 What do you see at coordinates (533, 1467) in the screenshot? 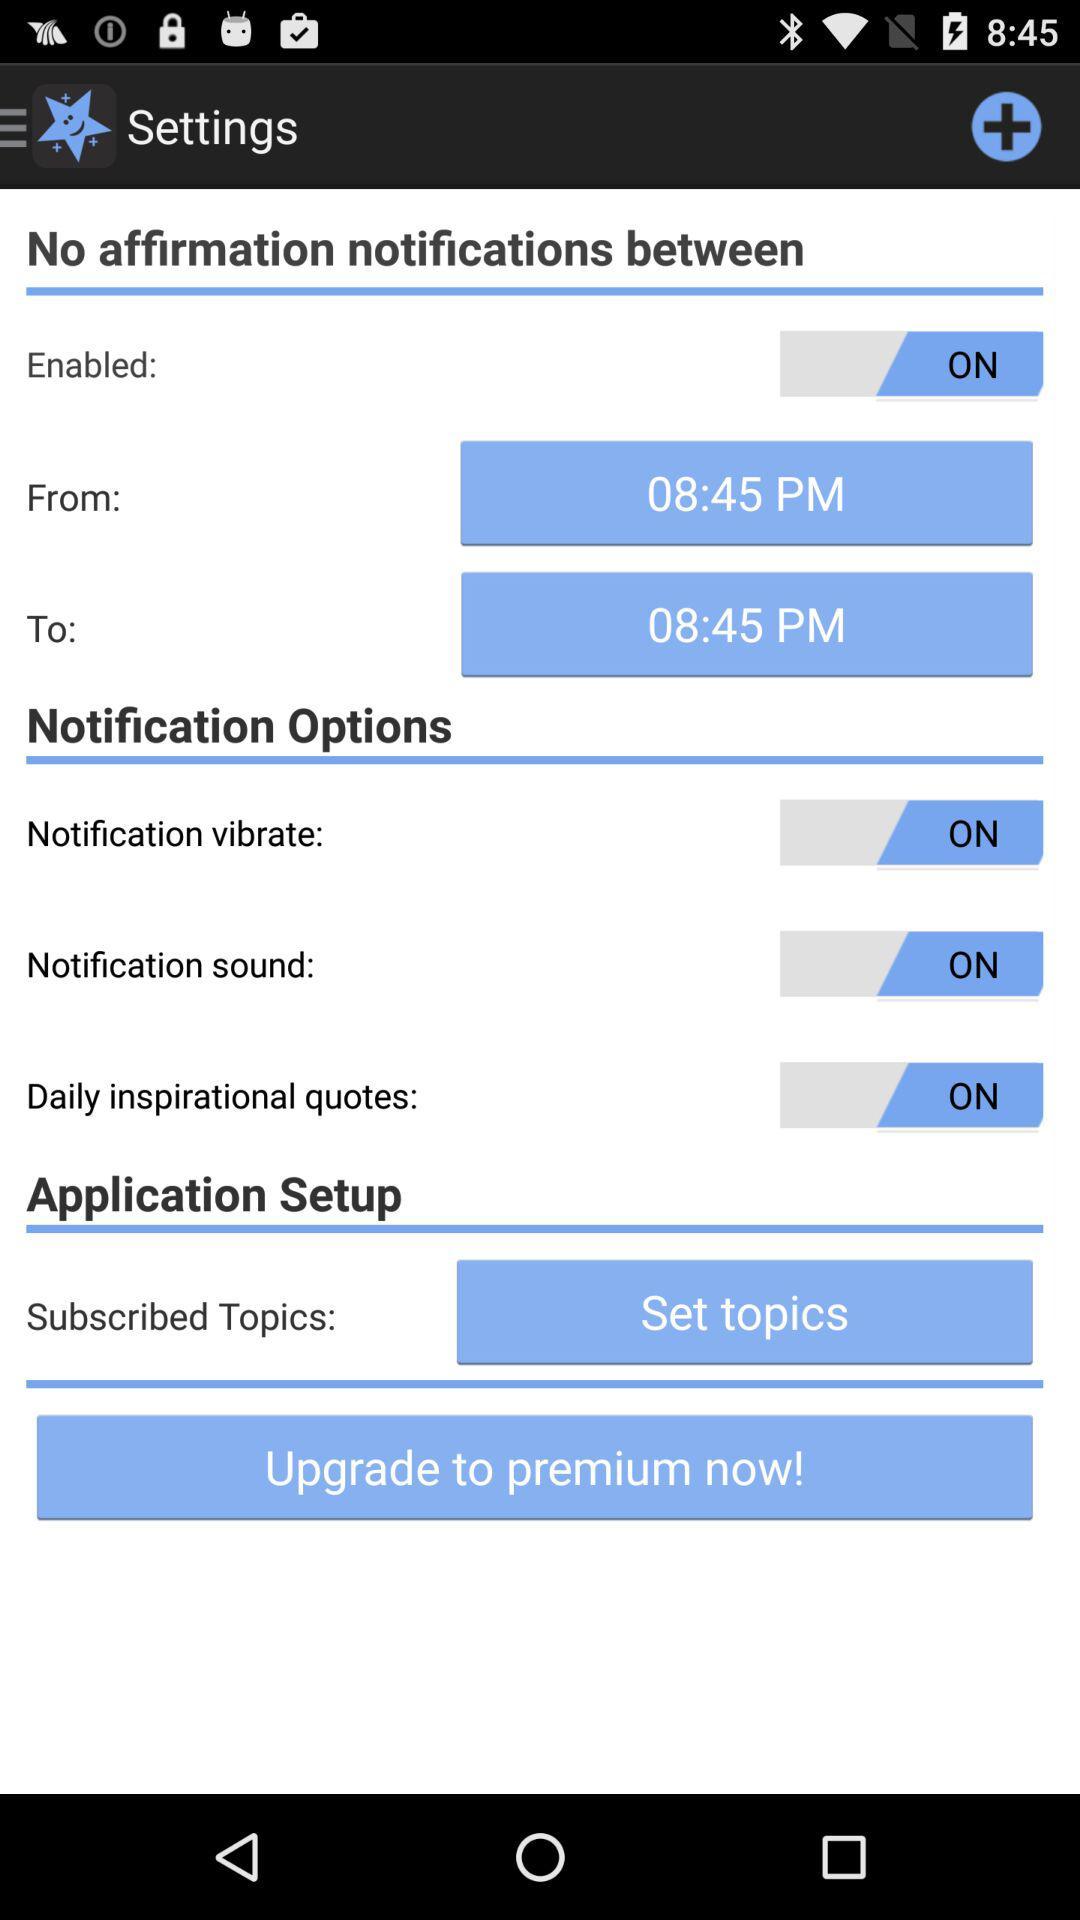
I see `the button on the bottom line of the web page` at bounding box center [533, 1467].